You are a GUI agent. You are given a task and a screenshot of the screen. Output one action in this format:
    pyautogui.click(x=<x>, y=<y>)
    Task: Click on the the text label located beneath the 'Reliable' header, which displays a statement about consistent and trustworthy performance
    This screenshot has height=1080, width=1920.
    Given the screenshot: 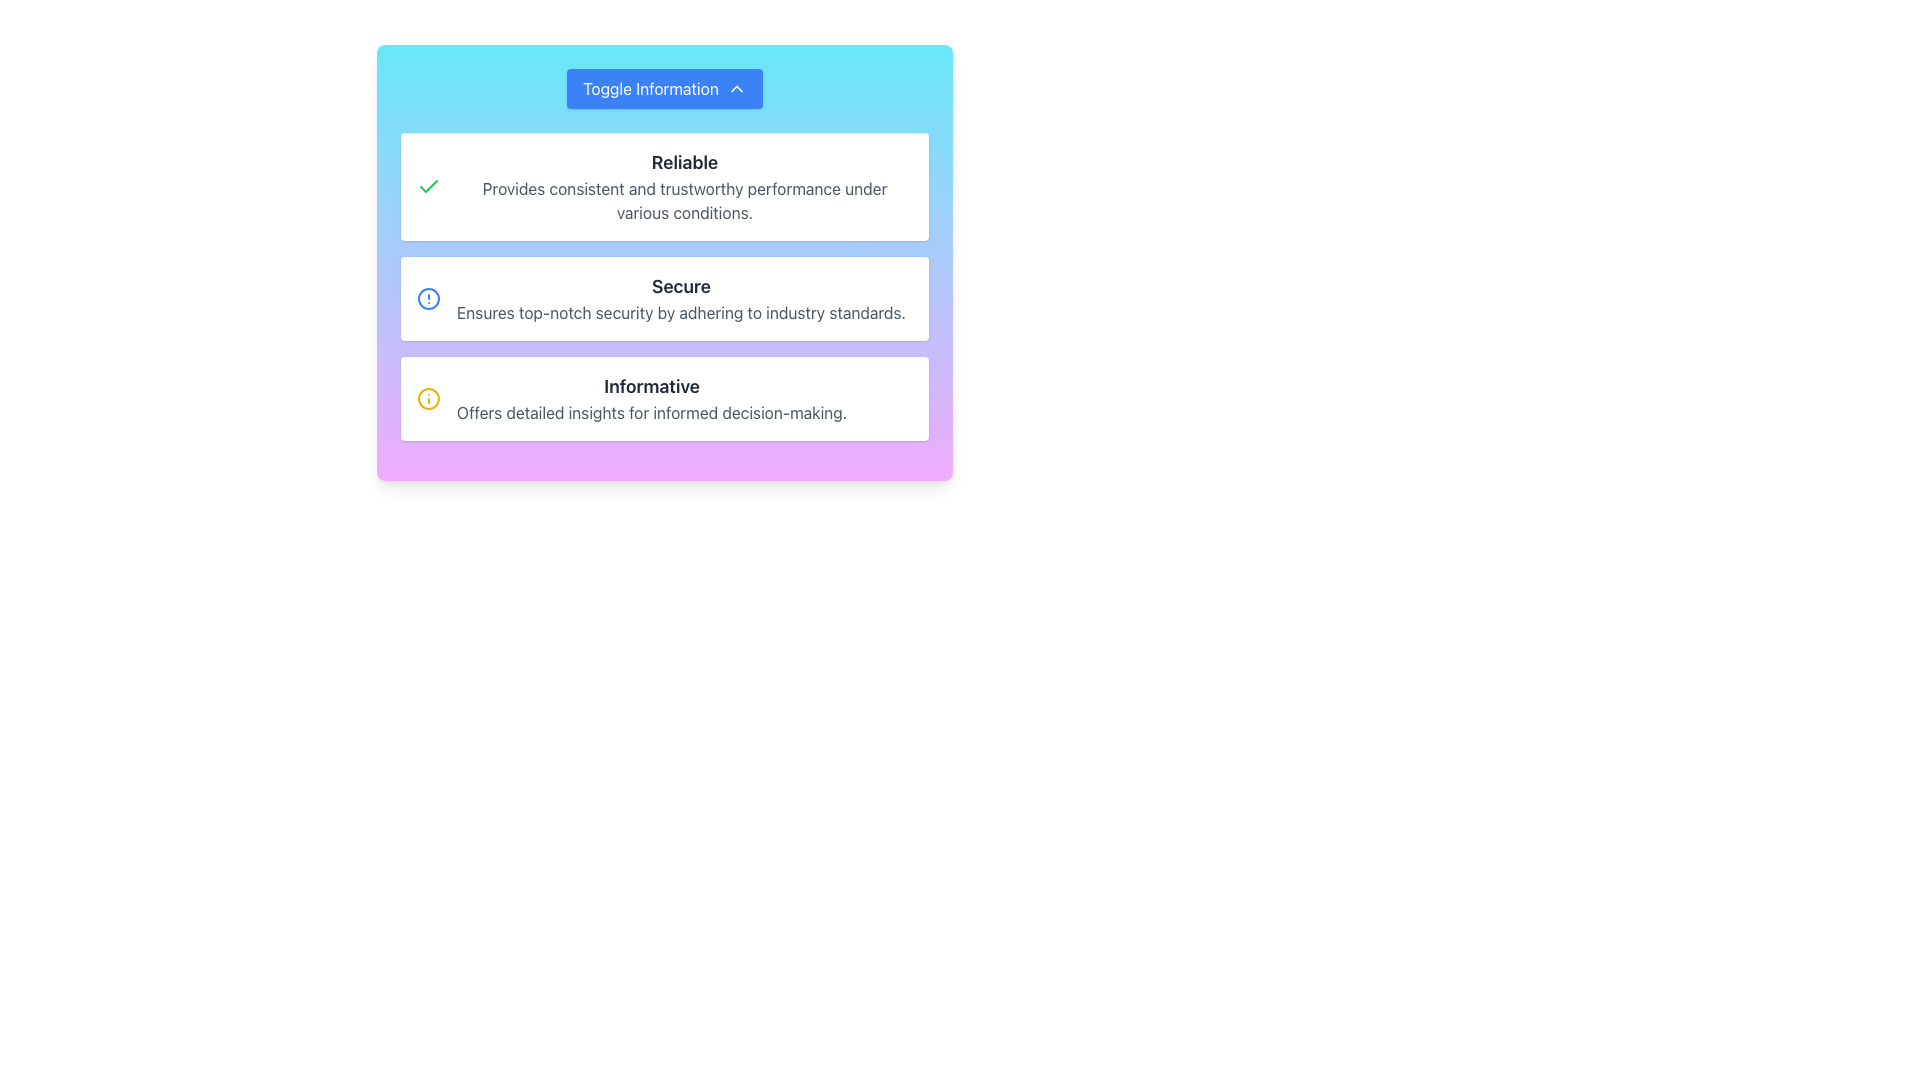 What is the action you would take?
    pyautogui.click(x=685, y=200)
    